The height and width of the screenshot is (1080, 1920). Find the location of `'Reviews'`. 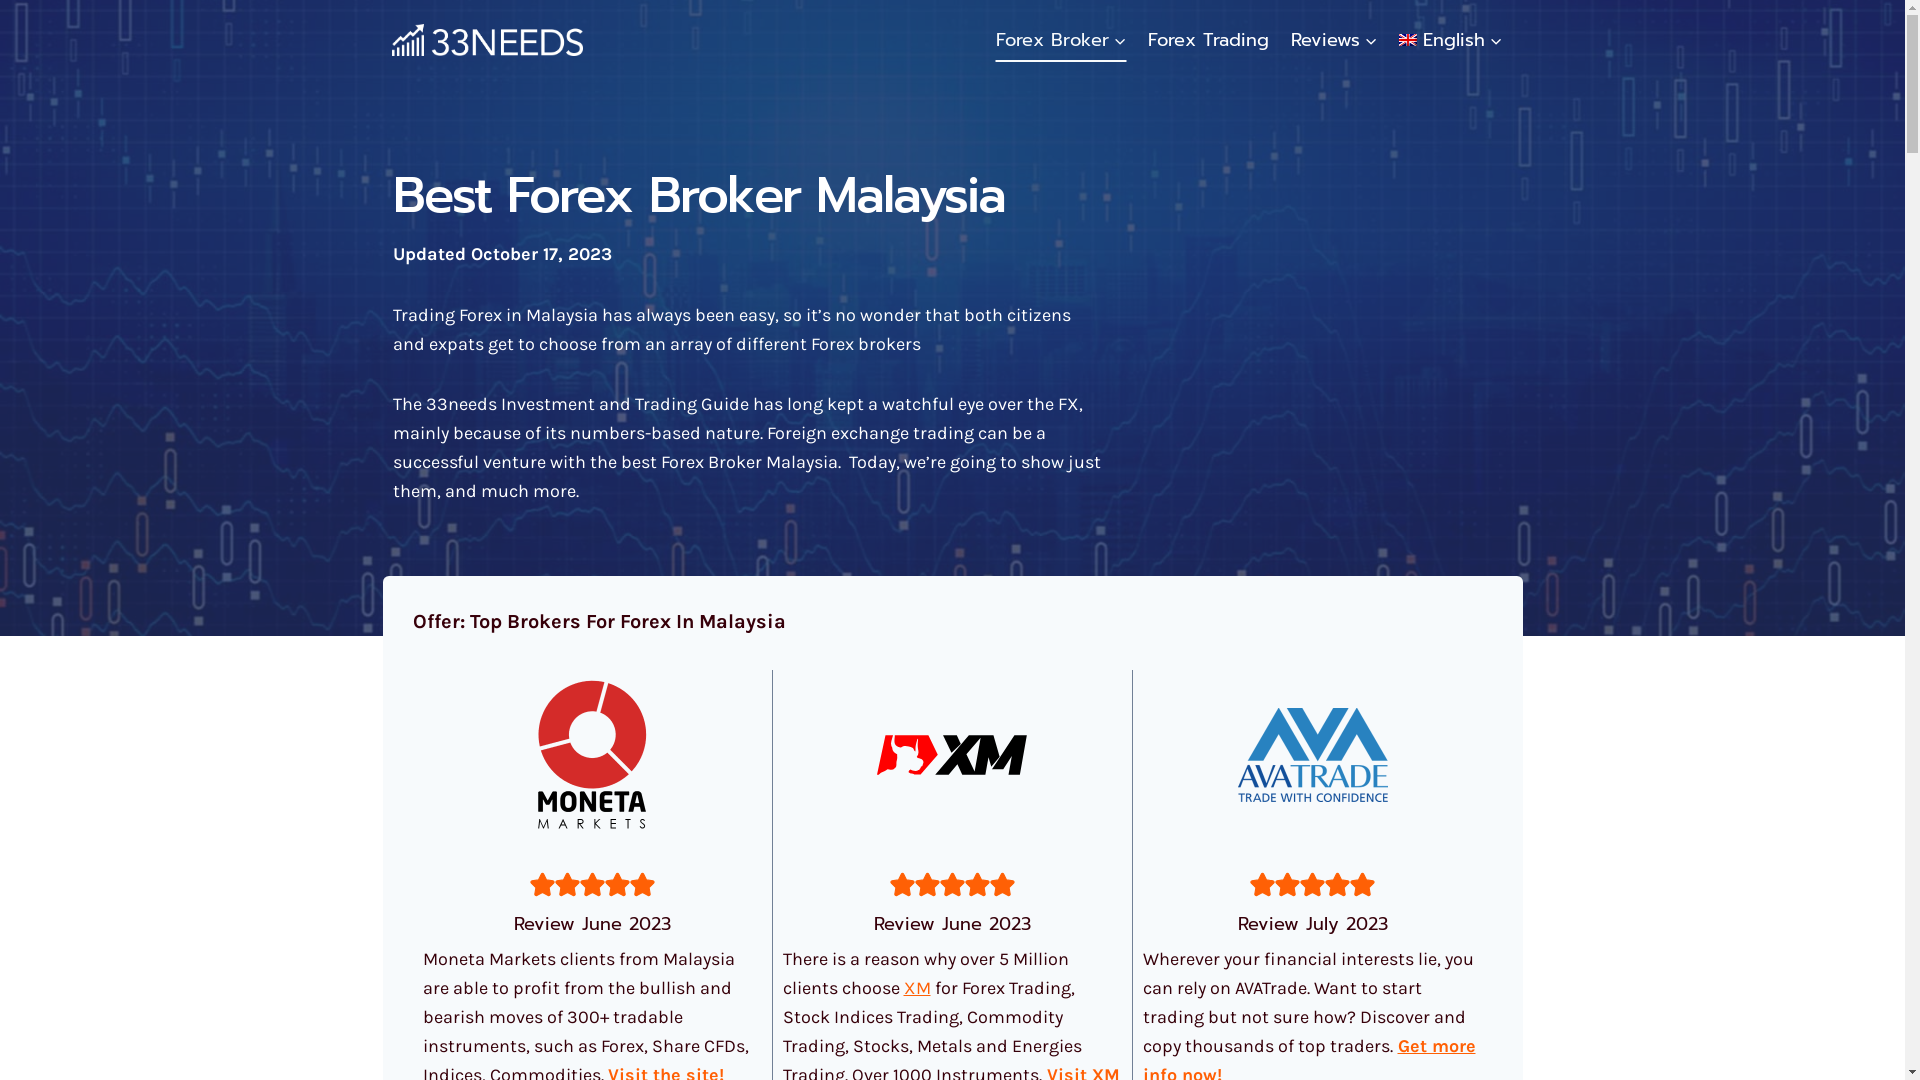

'Reviews' is located at coordinates (1334, 39).